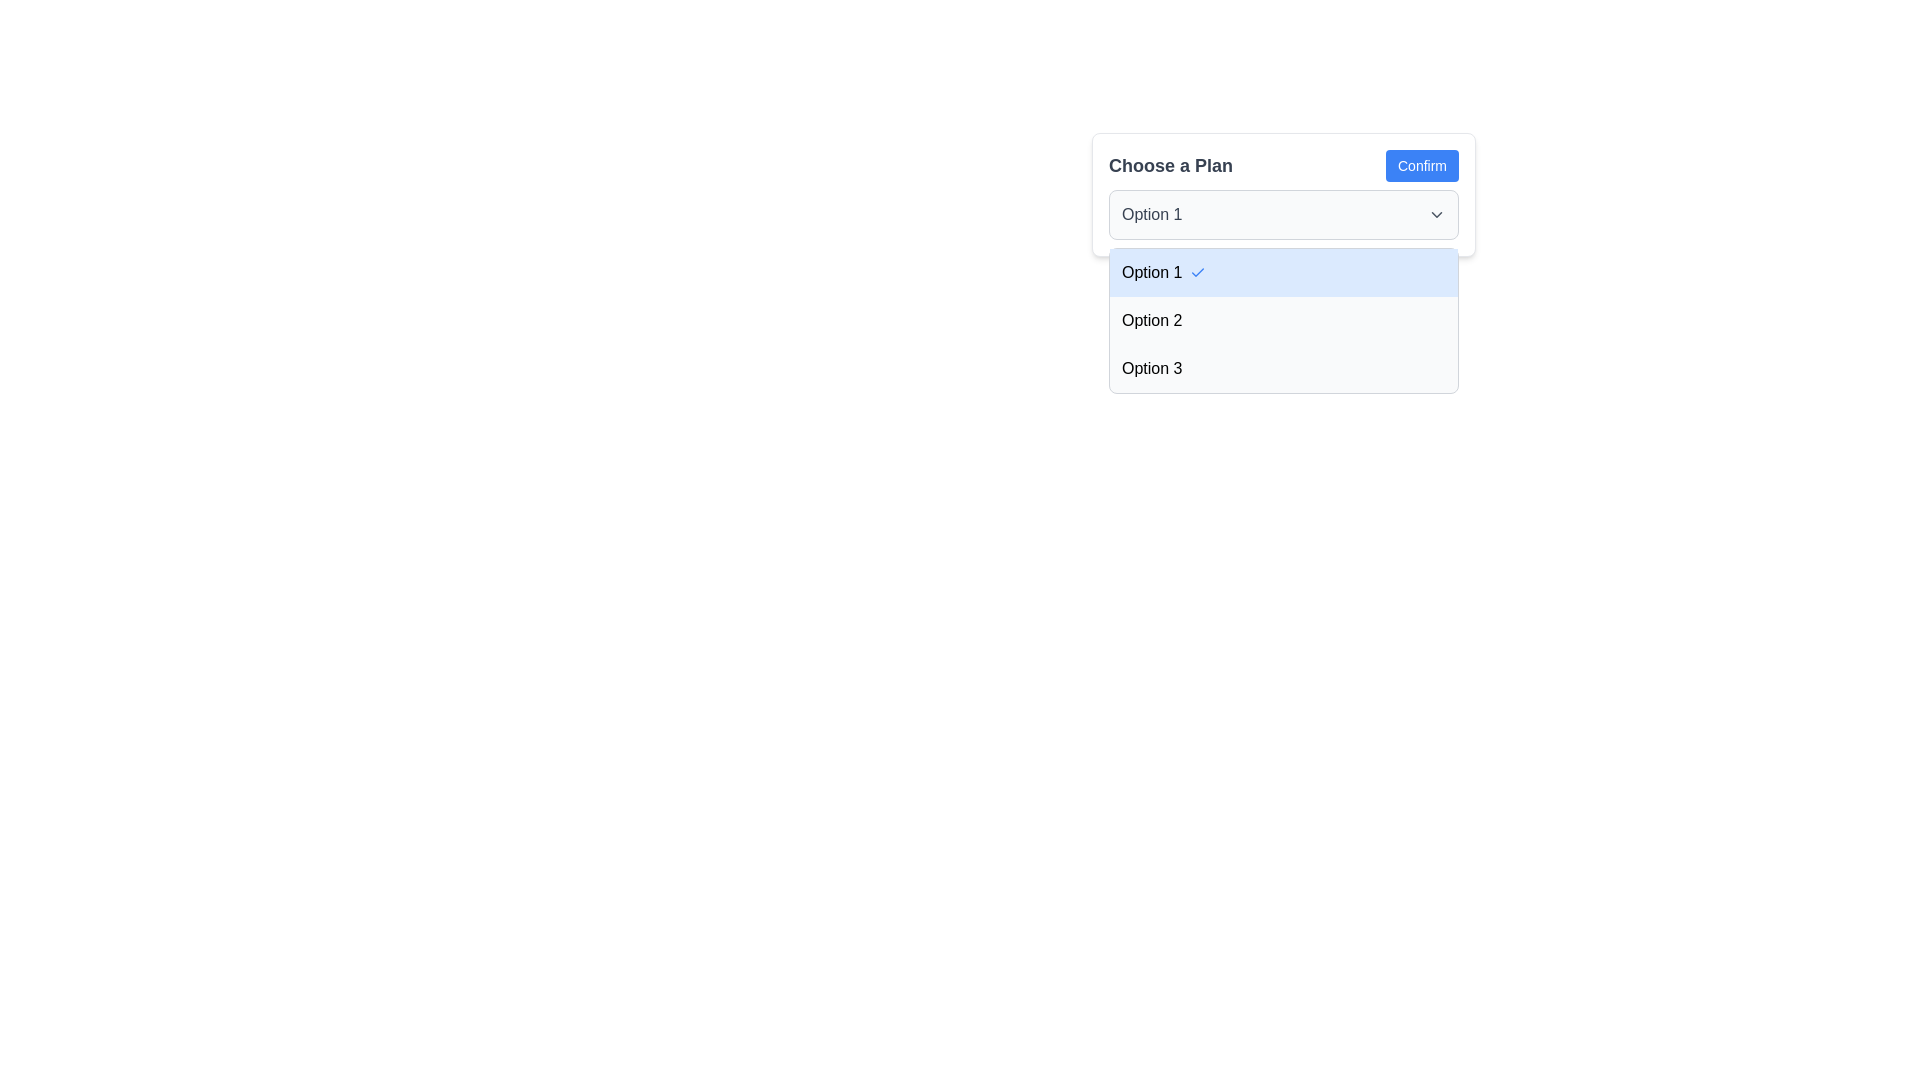 This screenshot has width=1920, height=1080. Describe the element at coordinates (1198, 273) in the screenshot. I see `the selection indicator icon for 'Option 1' in the 'Choose a Plan' dropdown menu to confirm the selected state` at that location.